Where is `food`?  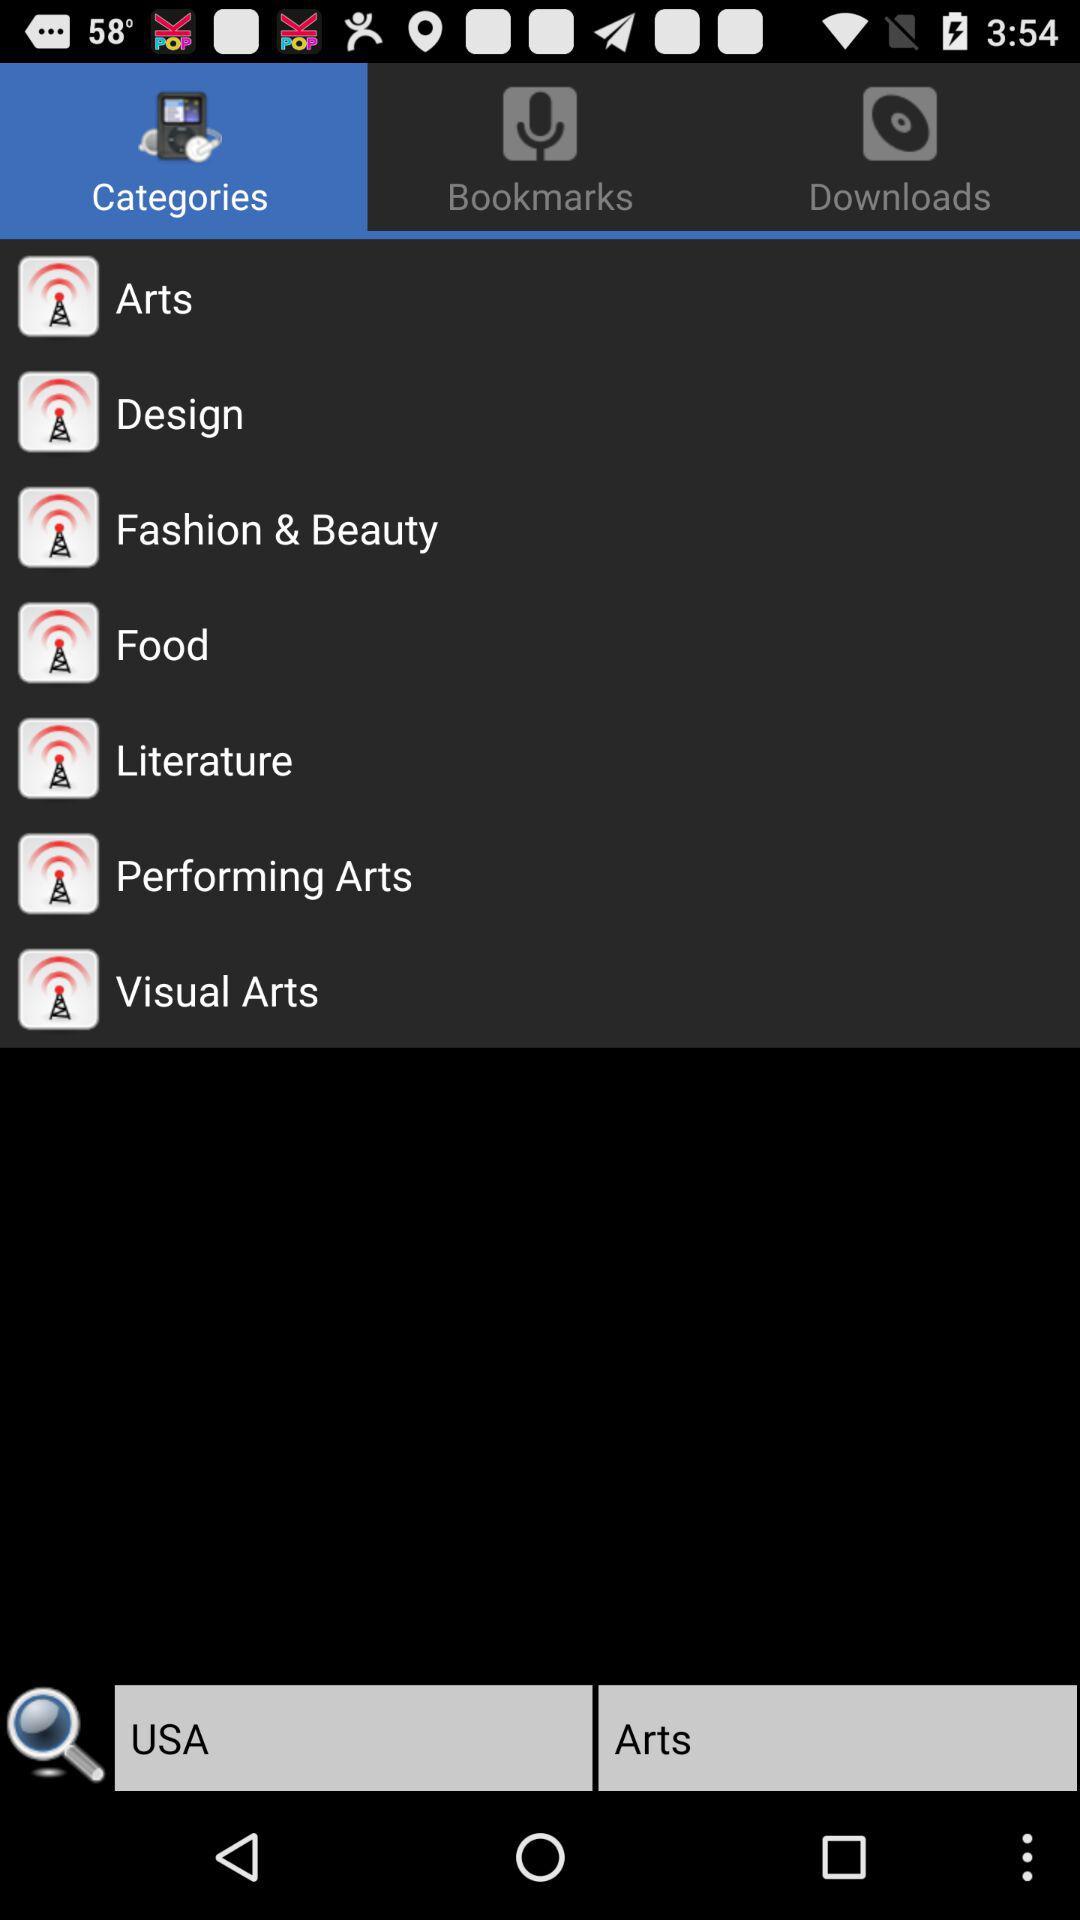
food is located at coordinates (596, 643).